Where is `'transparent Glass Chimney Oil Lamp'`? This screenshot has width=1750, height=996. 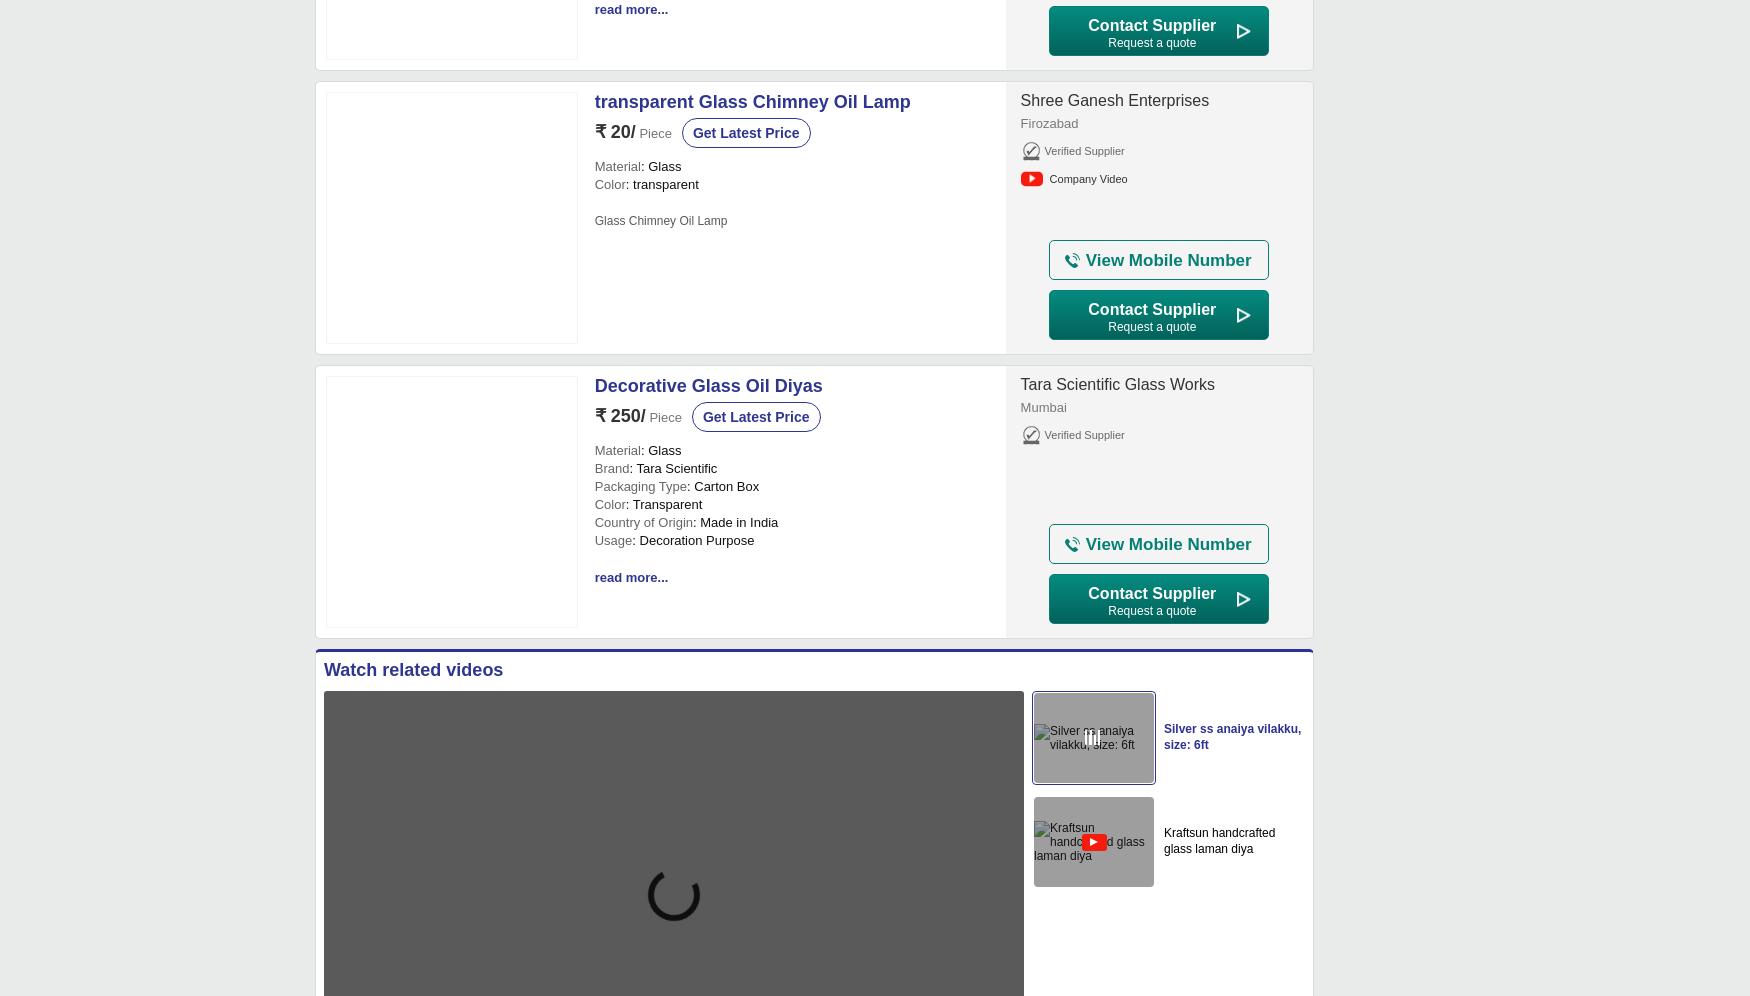
'transparent Glass Chimney Oil Lamp' is located at coordinates (750, 101).